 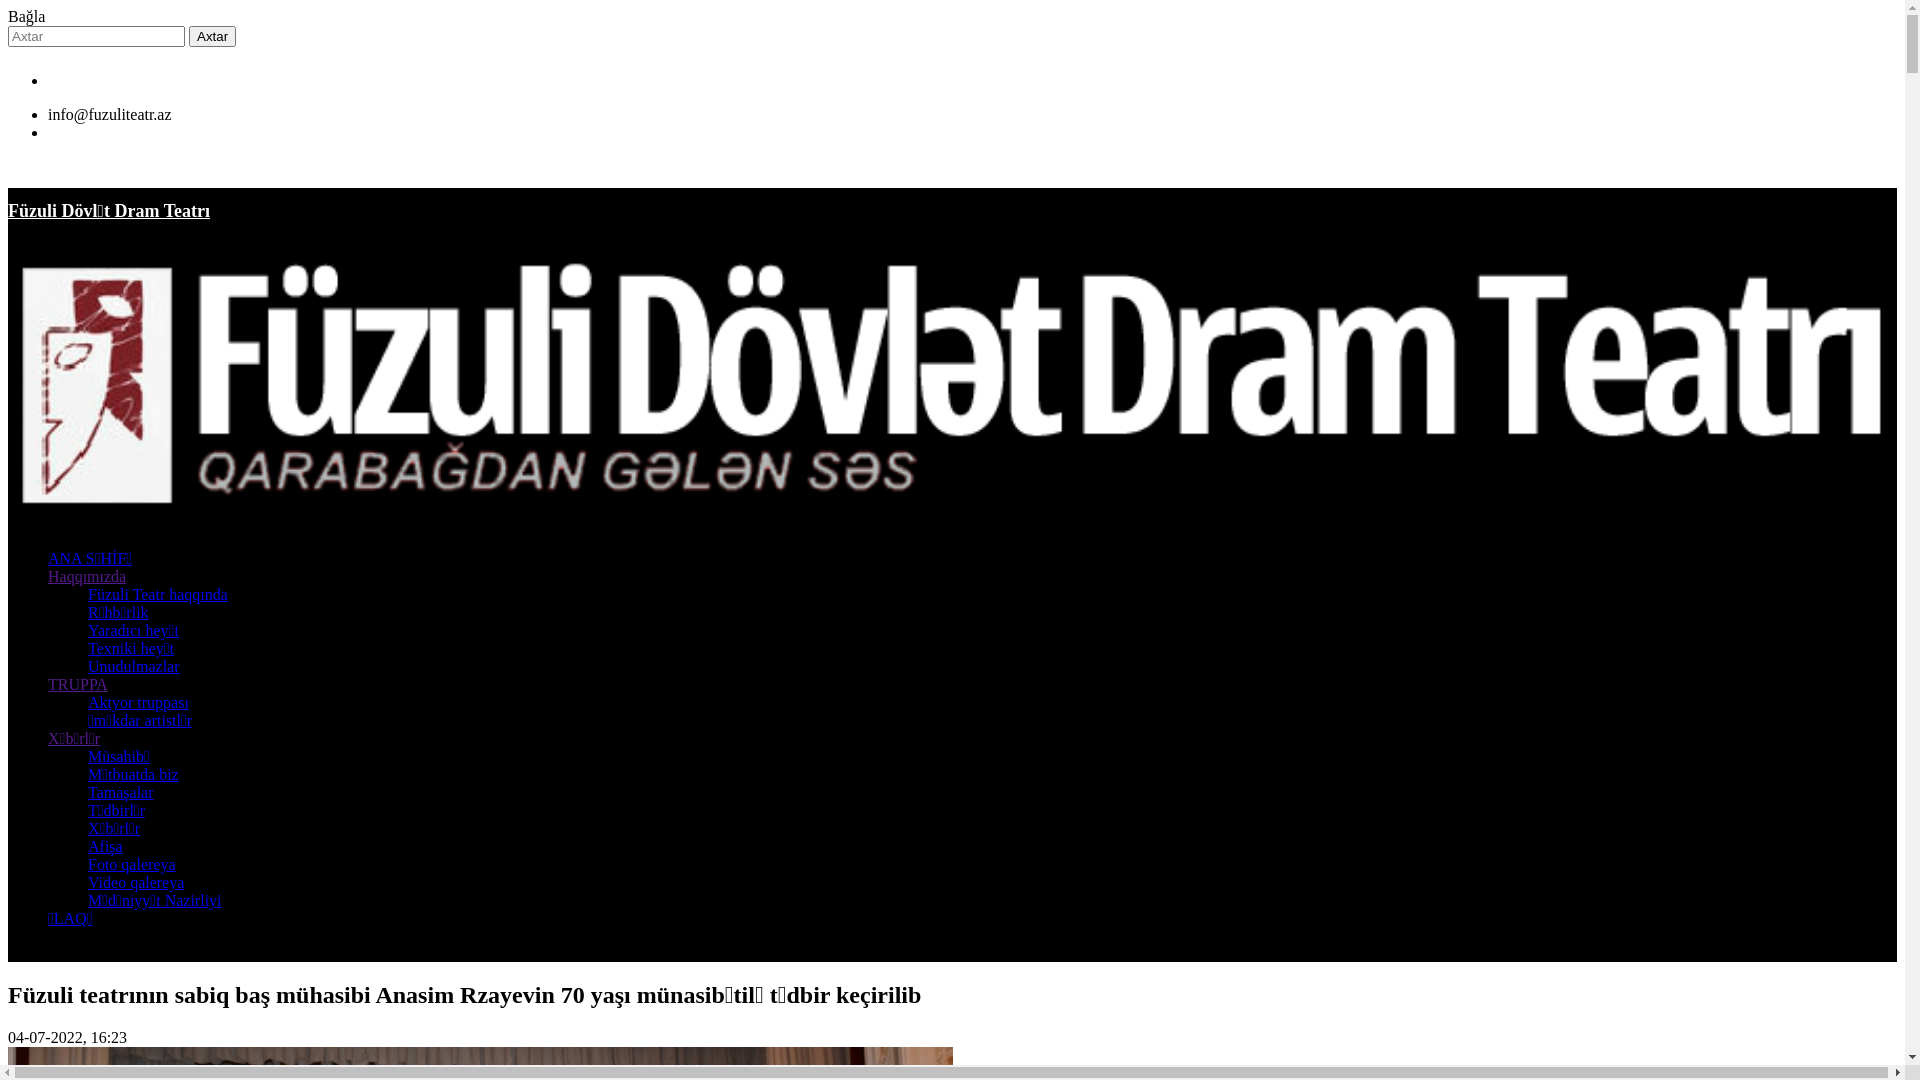 What do you see at coordinates (86, 863) in the screenshot?
I see `'Foto qalereya'` at bounding box center [86, 863].